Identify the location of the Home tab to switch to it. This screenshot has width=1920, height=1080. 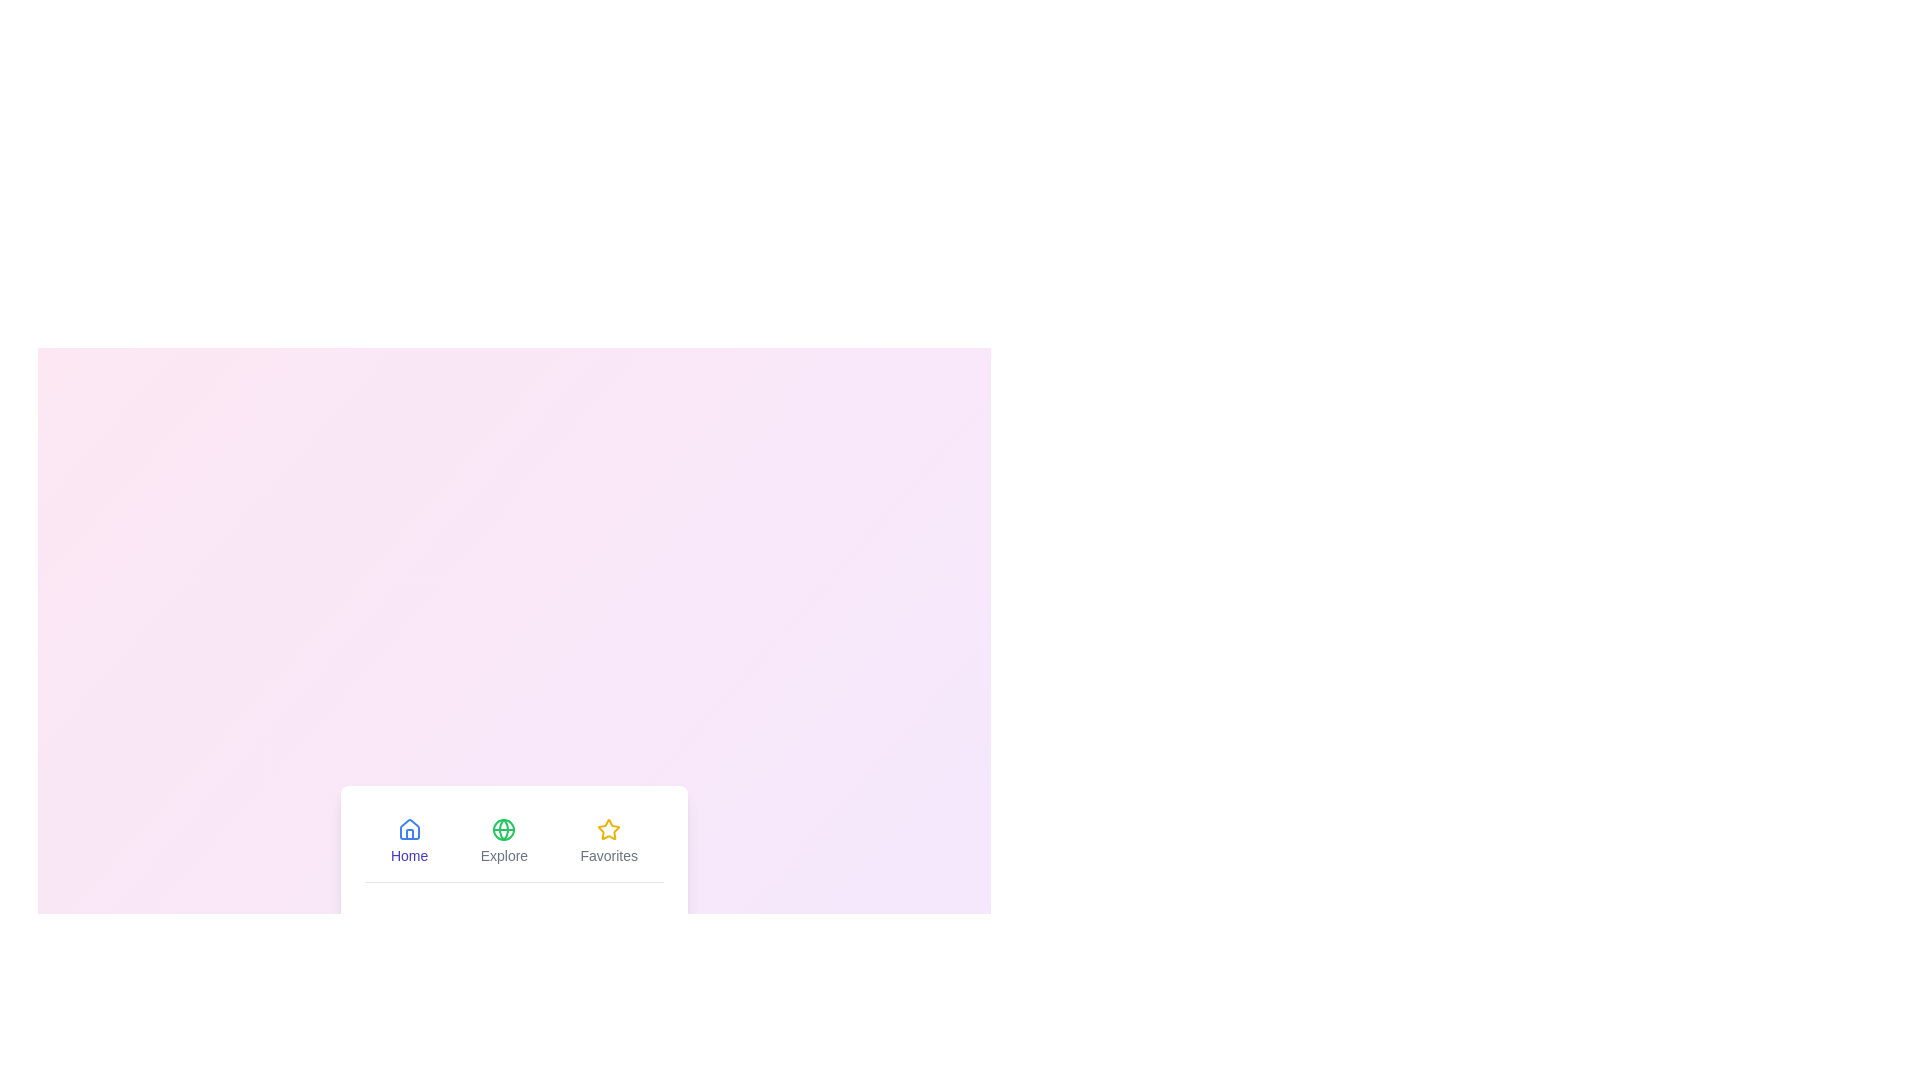
(408, 841).